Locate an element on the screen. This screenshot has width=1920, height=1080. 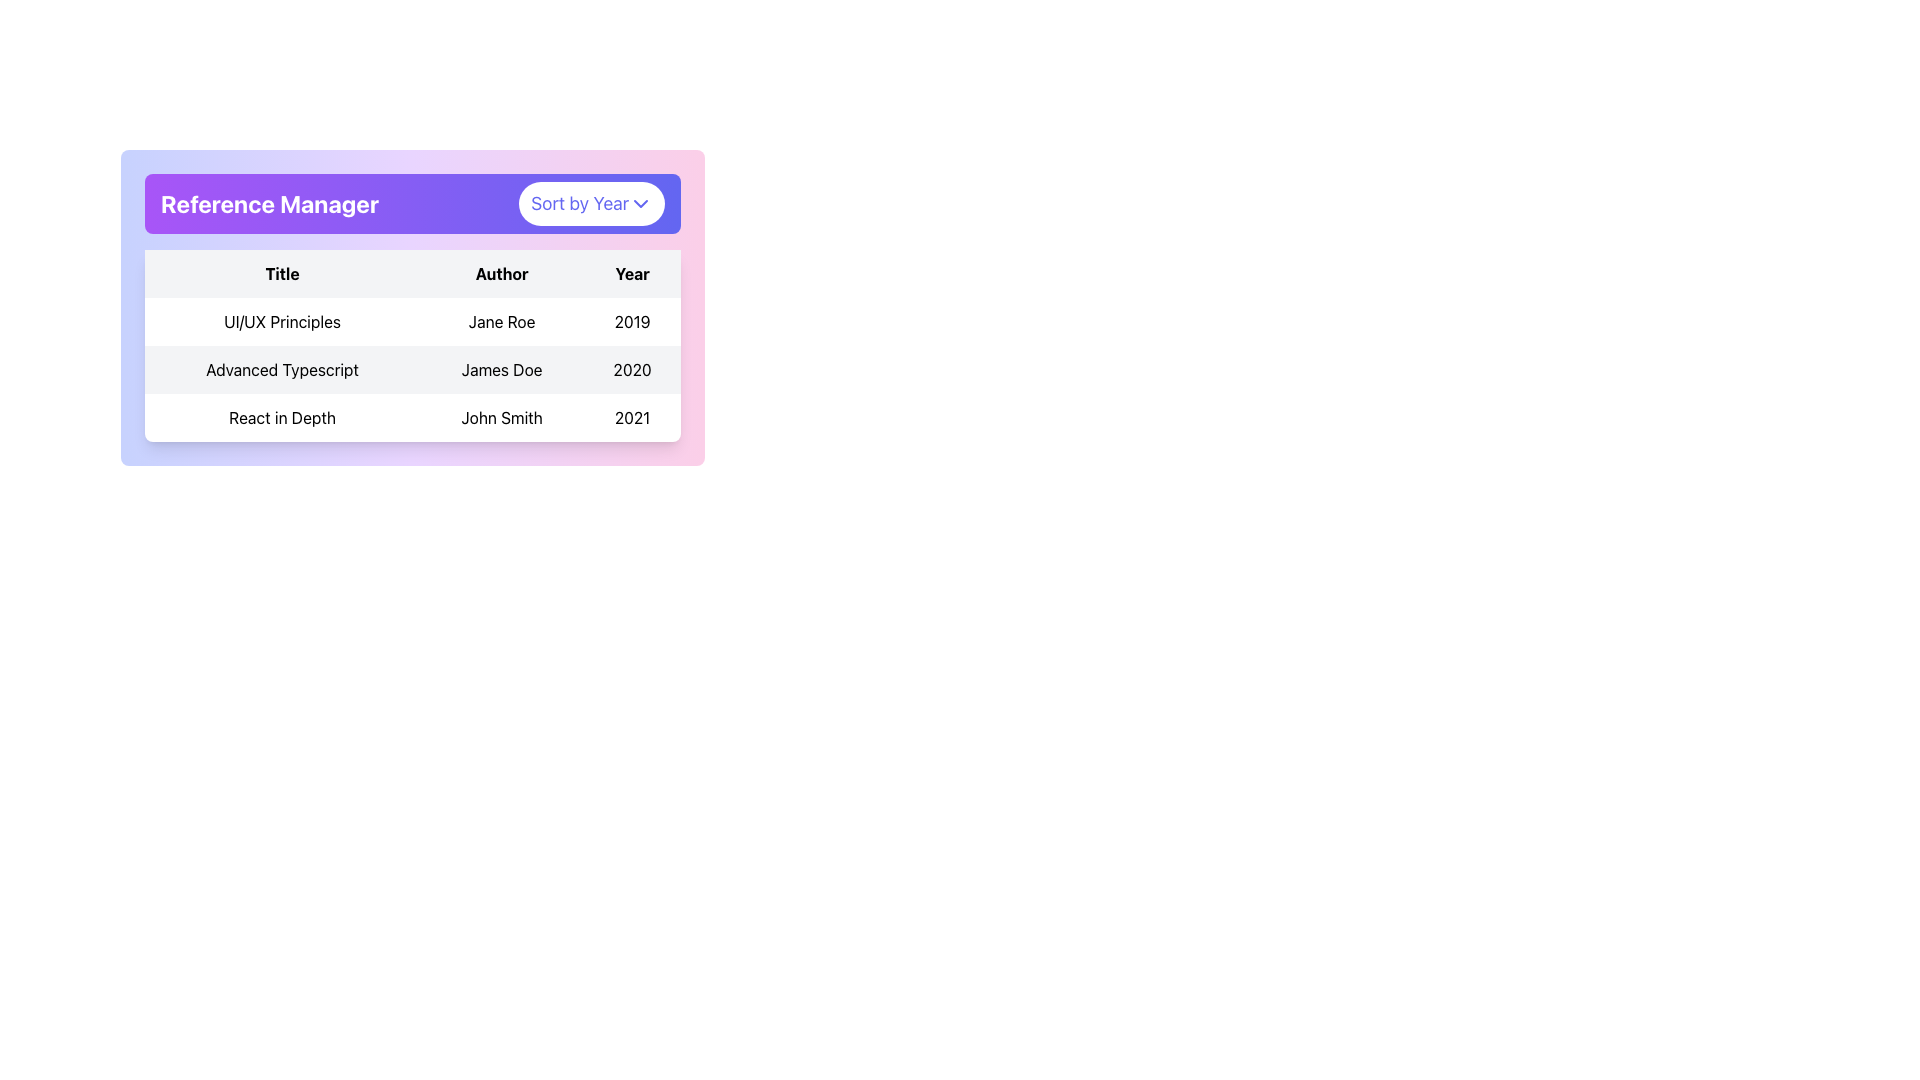
the 'Author' column header label in the table, which is located between 'Title' and 'Year' in the 'Reference Manager' section is located at coordinates (502, 273).